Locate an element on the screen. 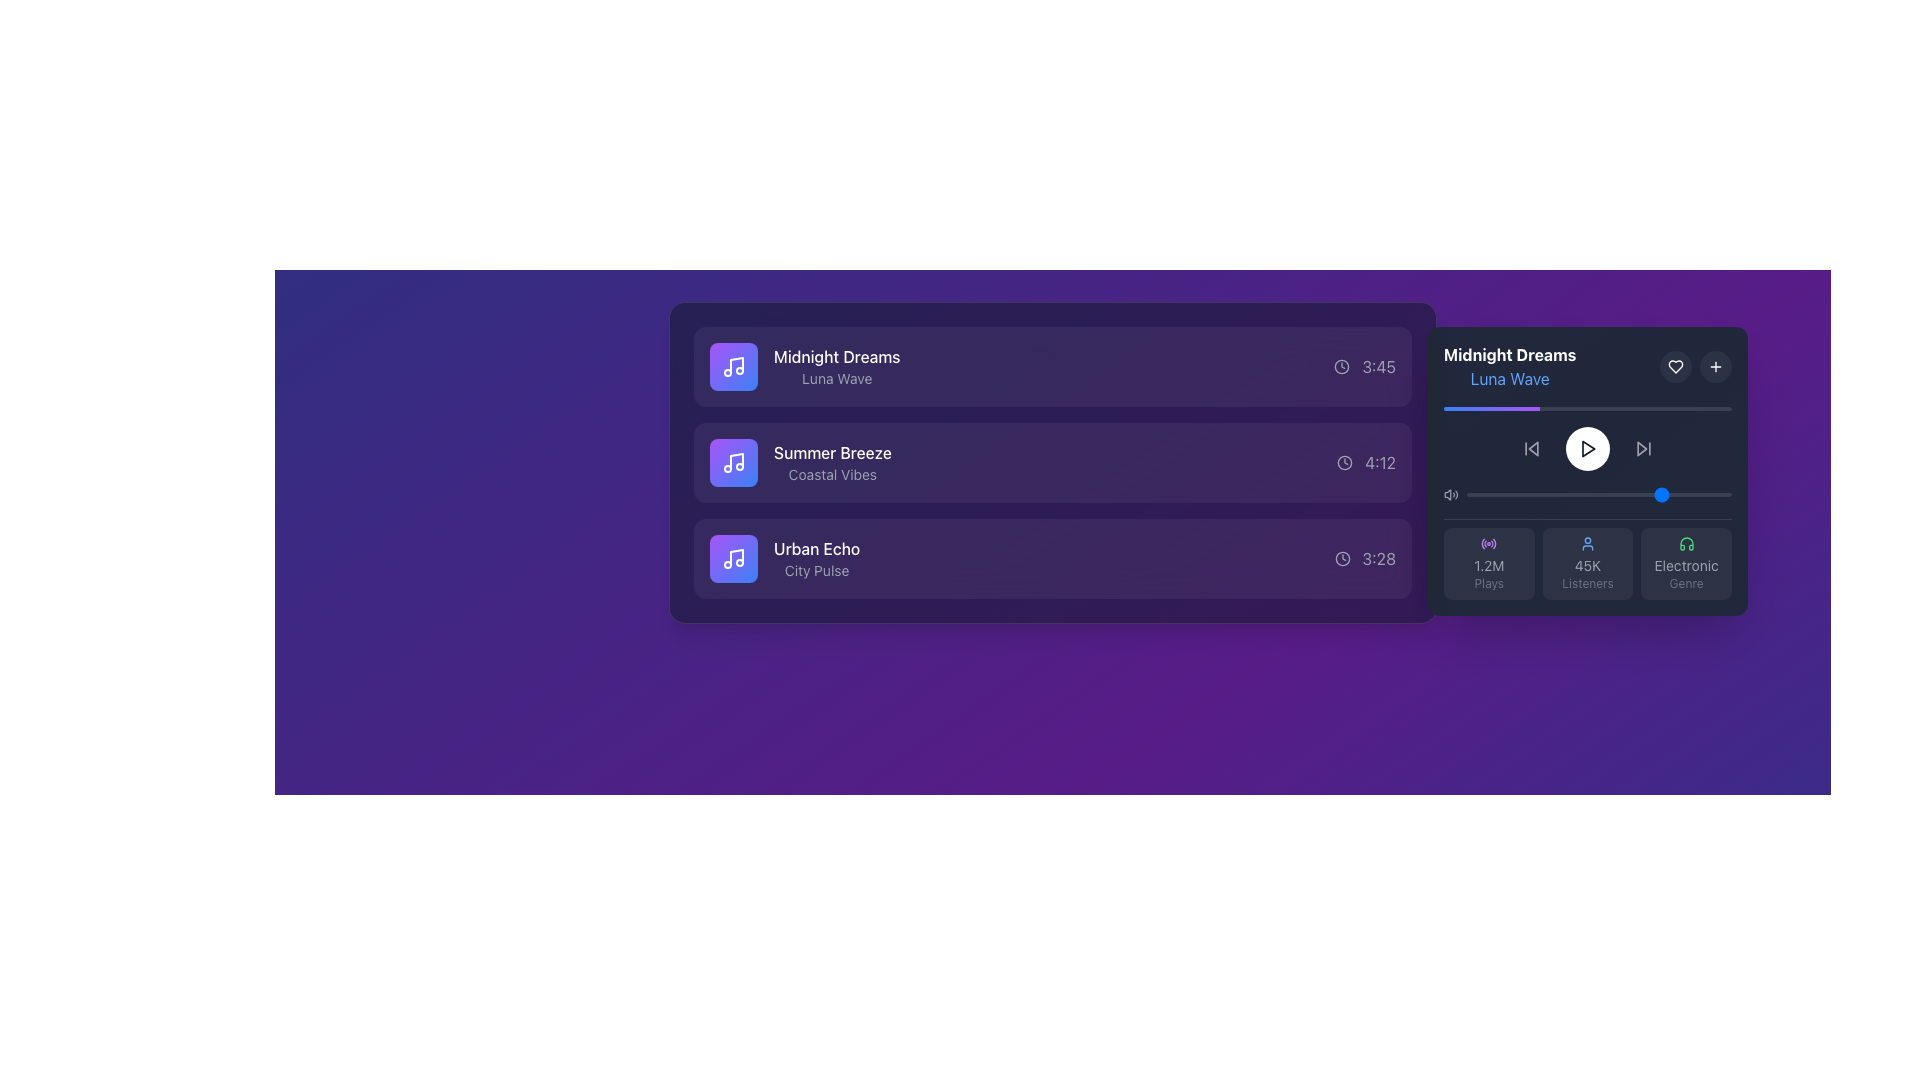  the heart-shaped icon in the top-right corner of the secondary panel to mark the current track as a favorite is located at coordinates (1675, 366).